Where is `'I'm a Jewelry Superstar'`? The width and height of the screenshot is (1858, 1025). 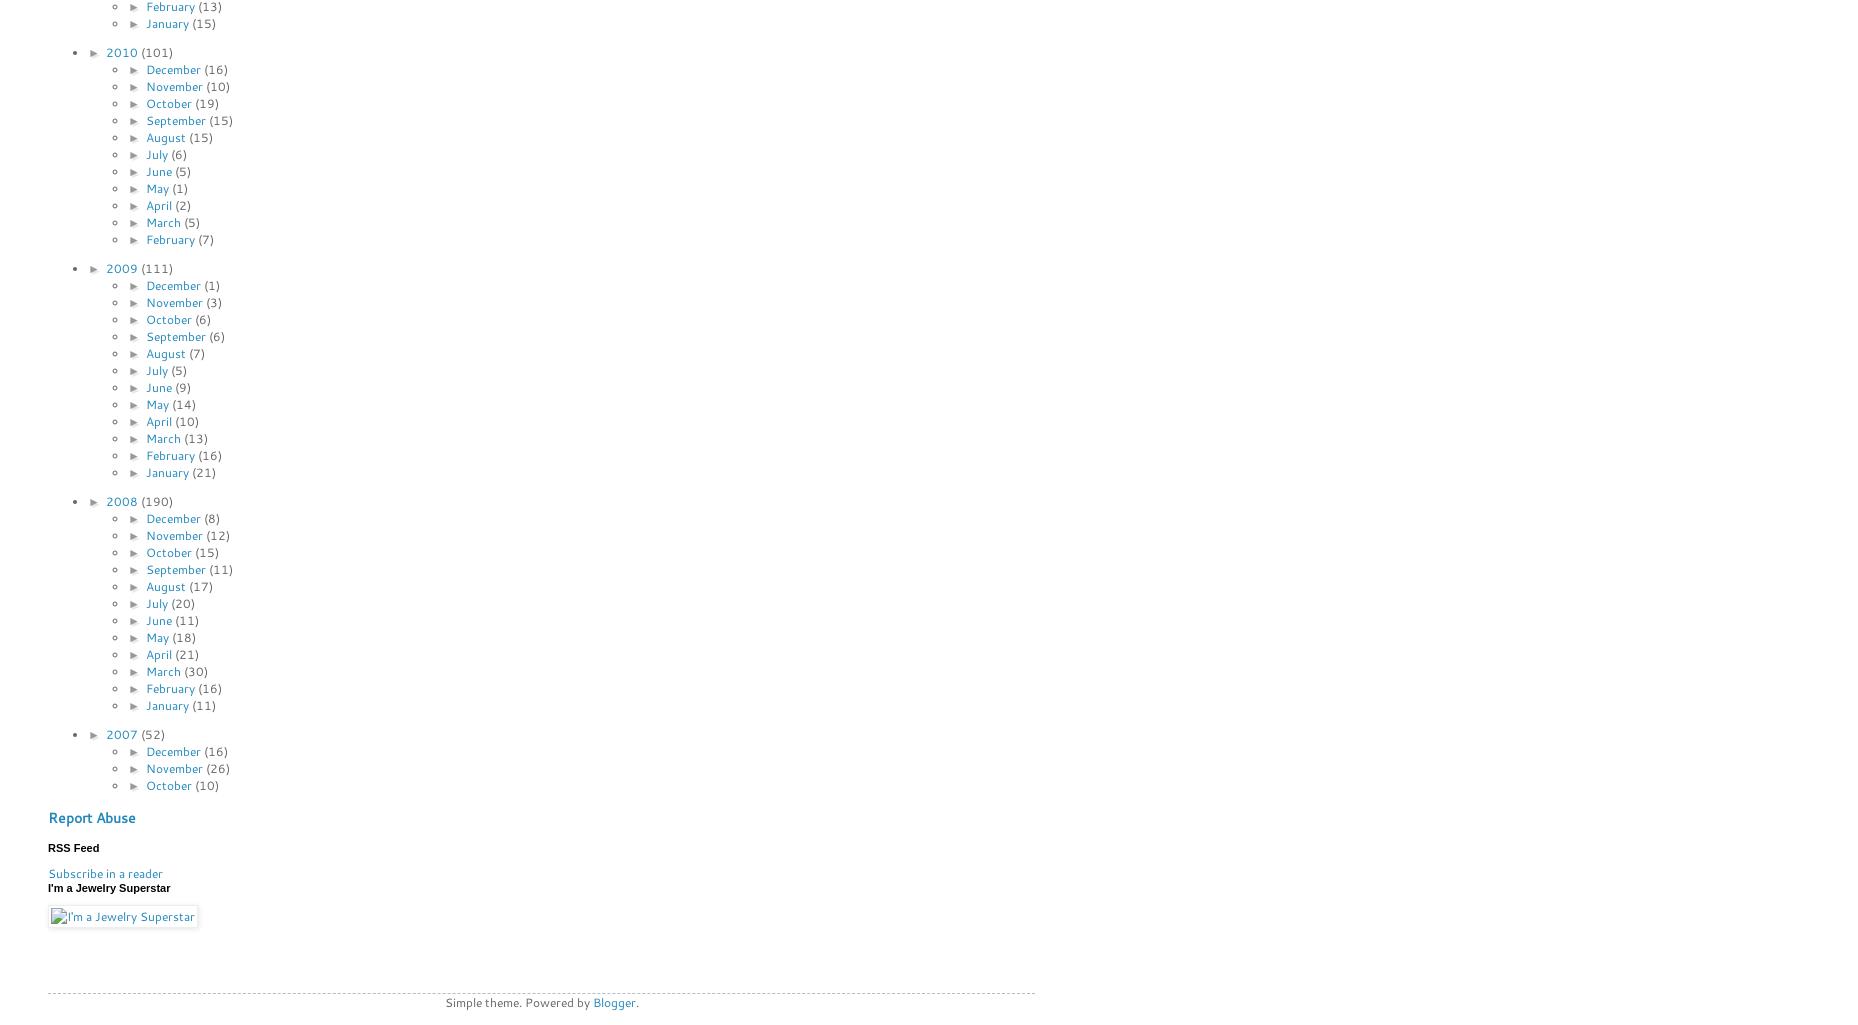
'I'm a Jewelry Superstar' is located at coordinates (109, 886).